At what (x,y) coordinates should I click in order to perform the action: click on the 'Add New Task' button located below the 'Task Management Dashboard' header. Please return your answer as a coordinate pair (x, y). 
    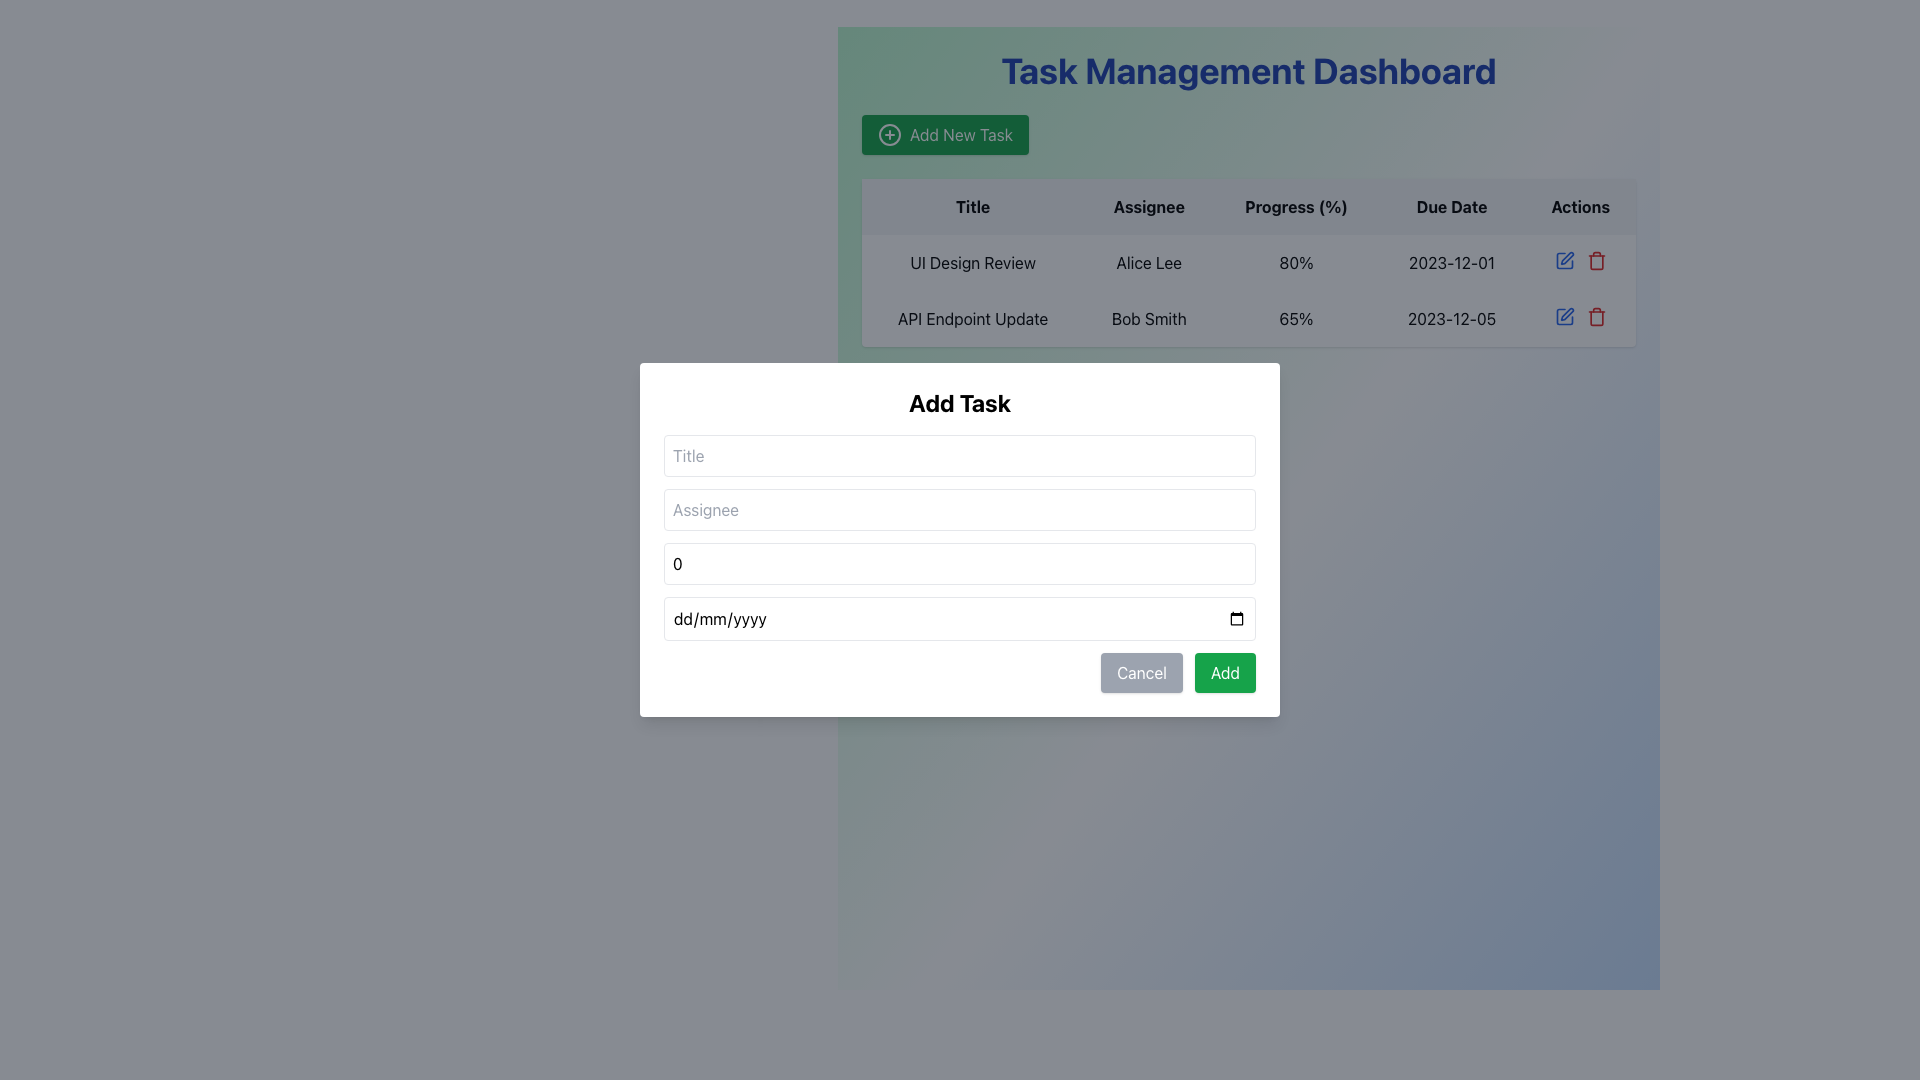
    Looking at the image, I should click on (944, 135).